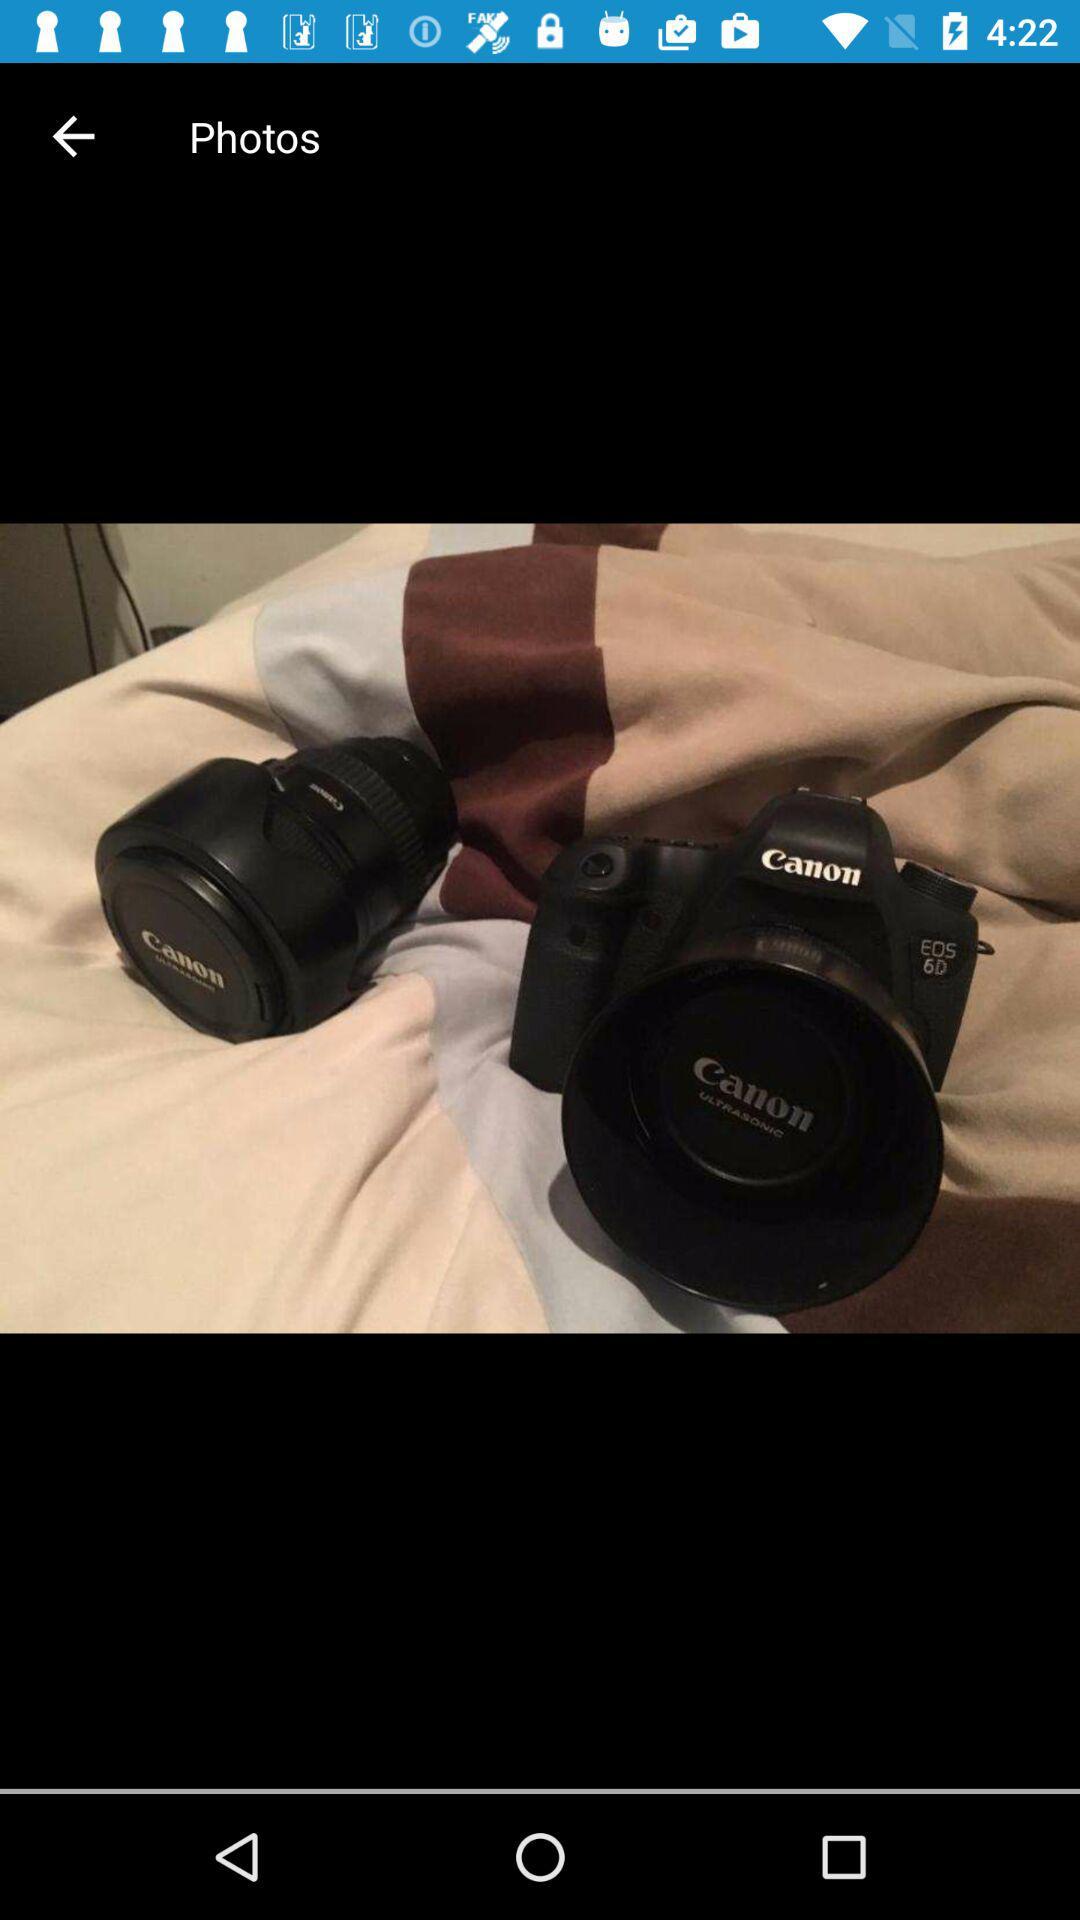 The width and height of the screenshot is (1080, 1920). Describe the element at coordinates (72, 135) in the screenshot. I see `item next to the photos icon` at that location.